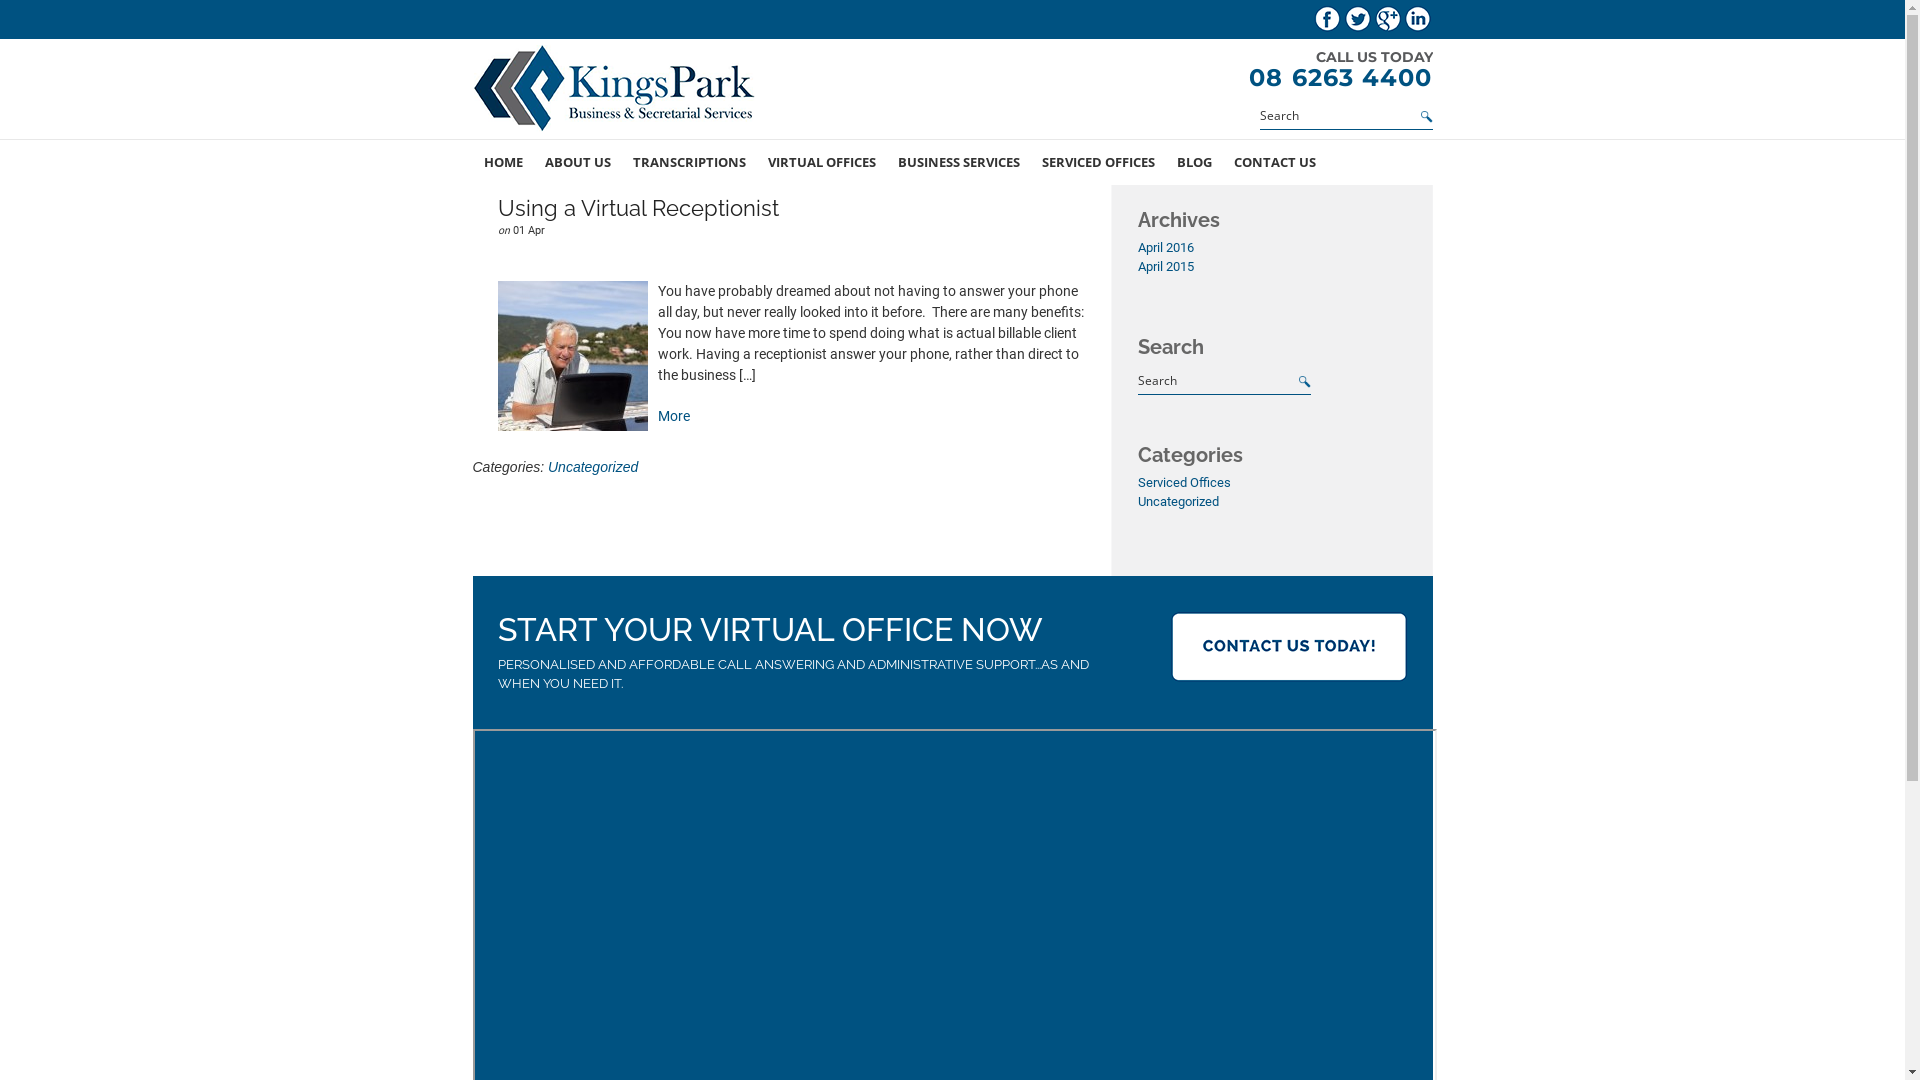  I want to click on 'Using a Virtual Receptionist', so click(637, 208).